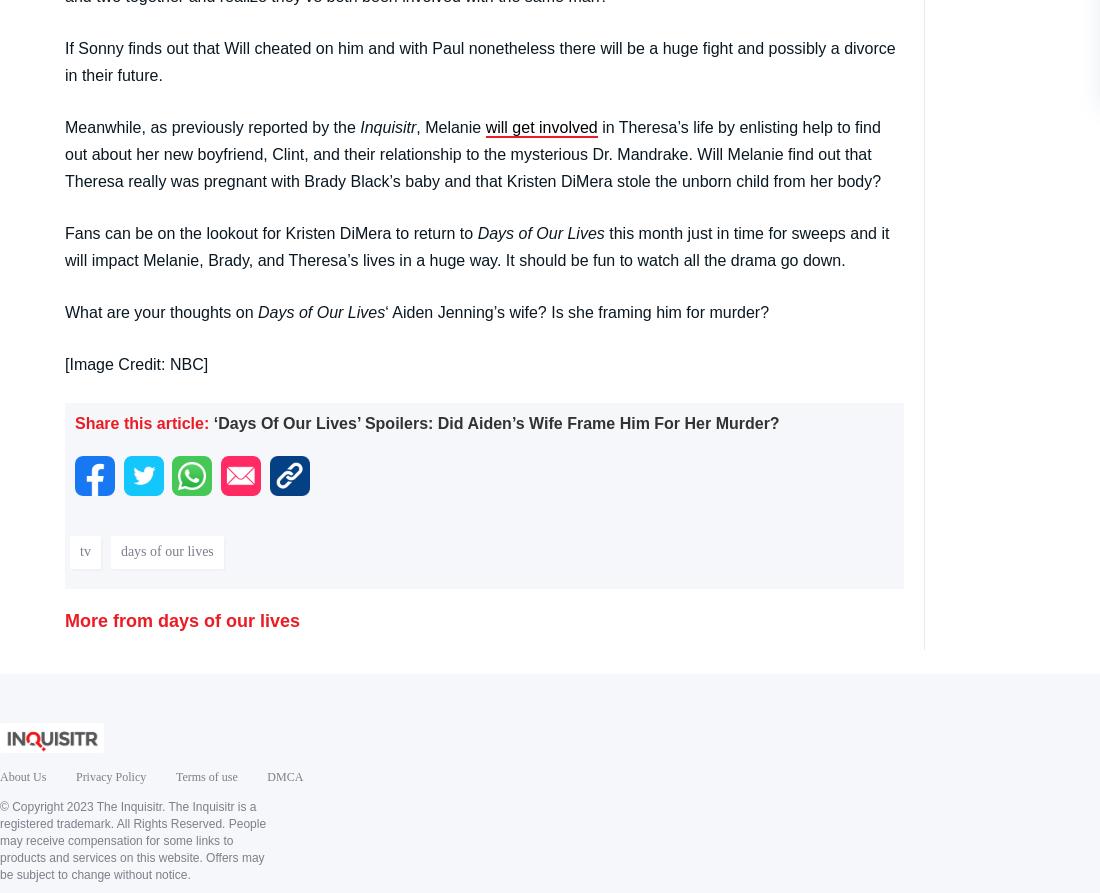 The image size is (1100, 893). What do you see at coordinates (141, 422) in the screenshot?
I see `'Share this article:'` at bounding box center [141, 422].